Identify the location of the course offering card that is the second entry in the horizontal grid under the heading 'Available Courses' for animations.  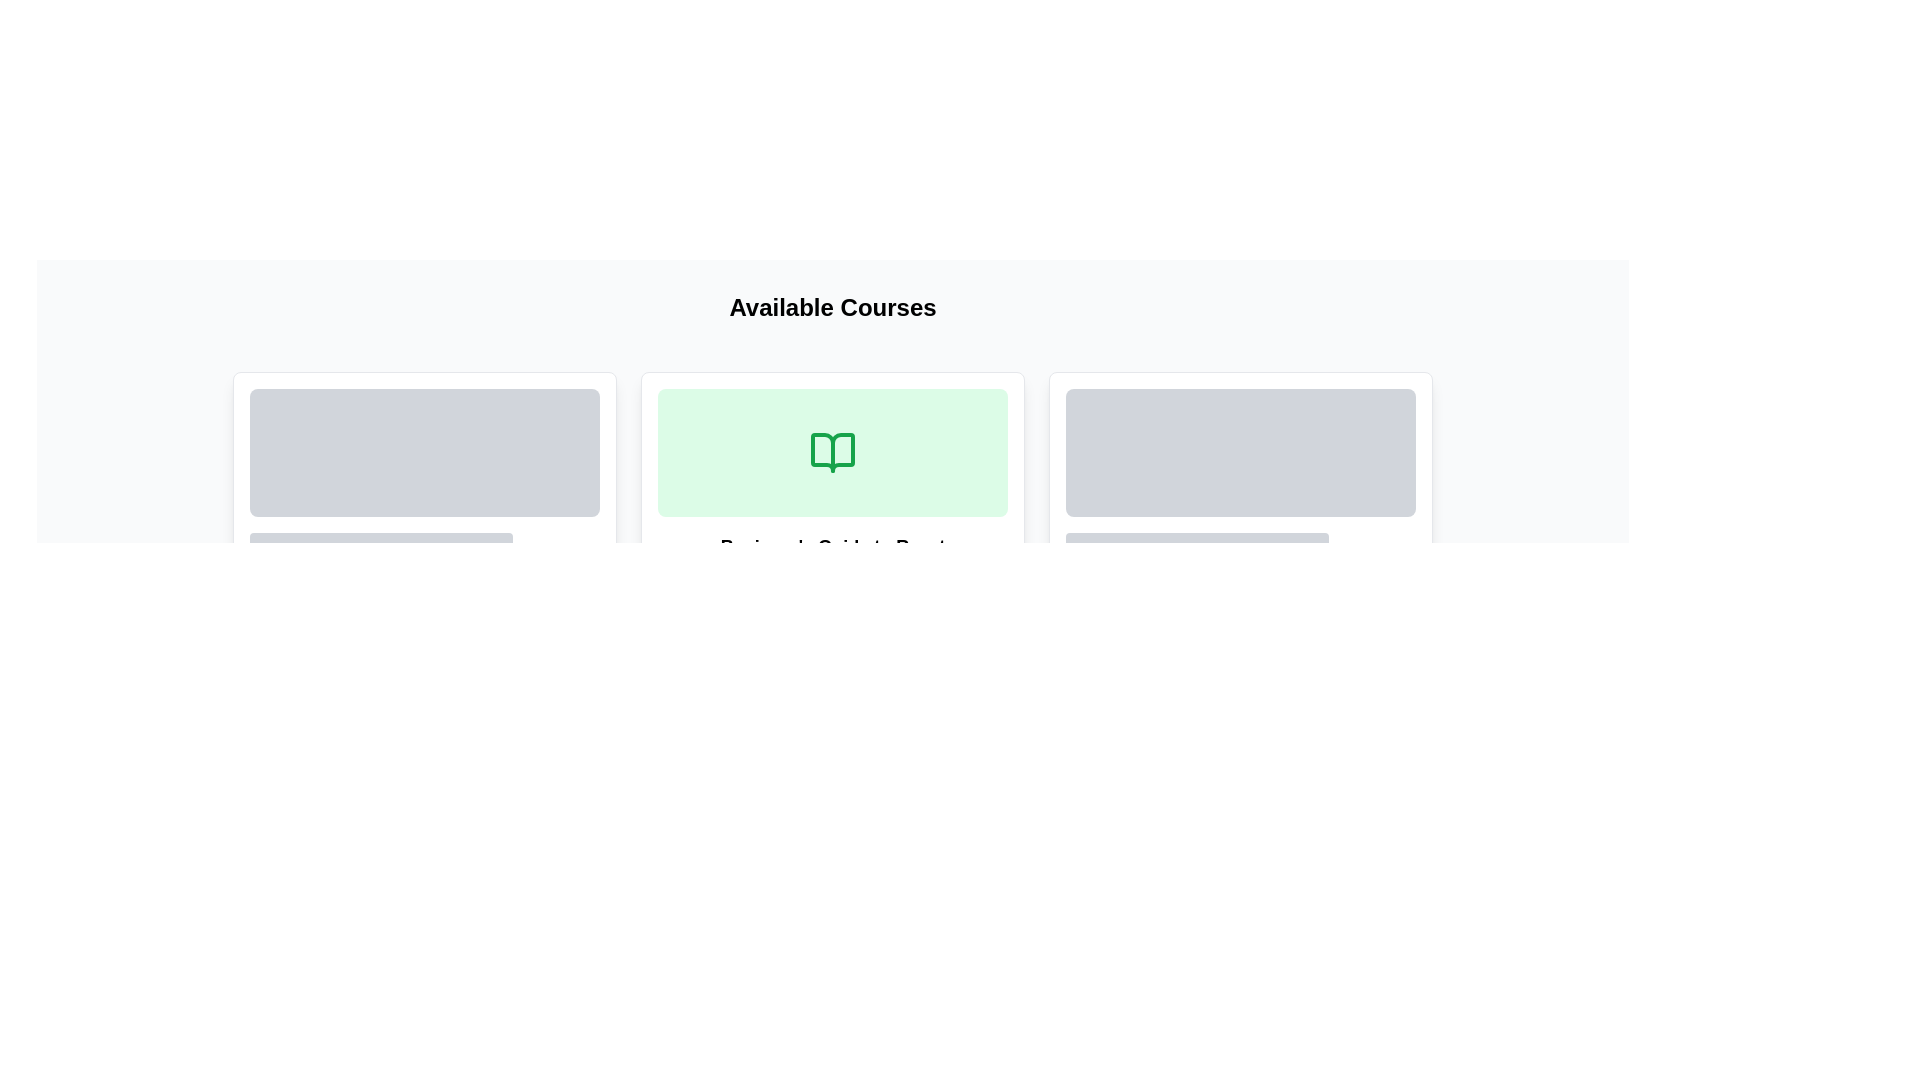
(833, 514).